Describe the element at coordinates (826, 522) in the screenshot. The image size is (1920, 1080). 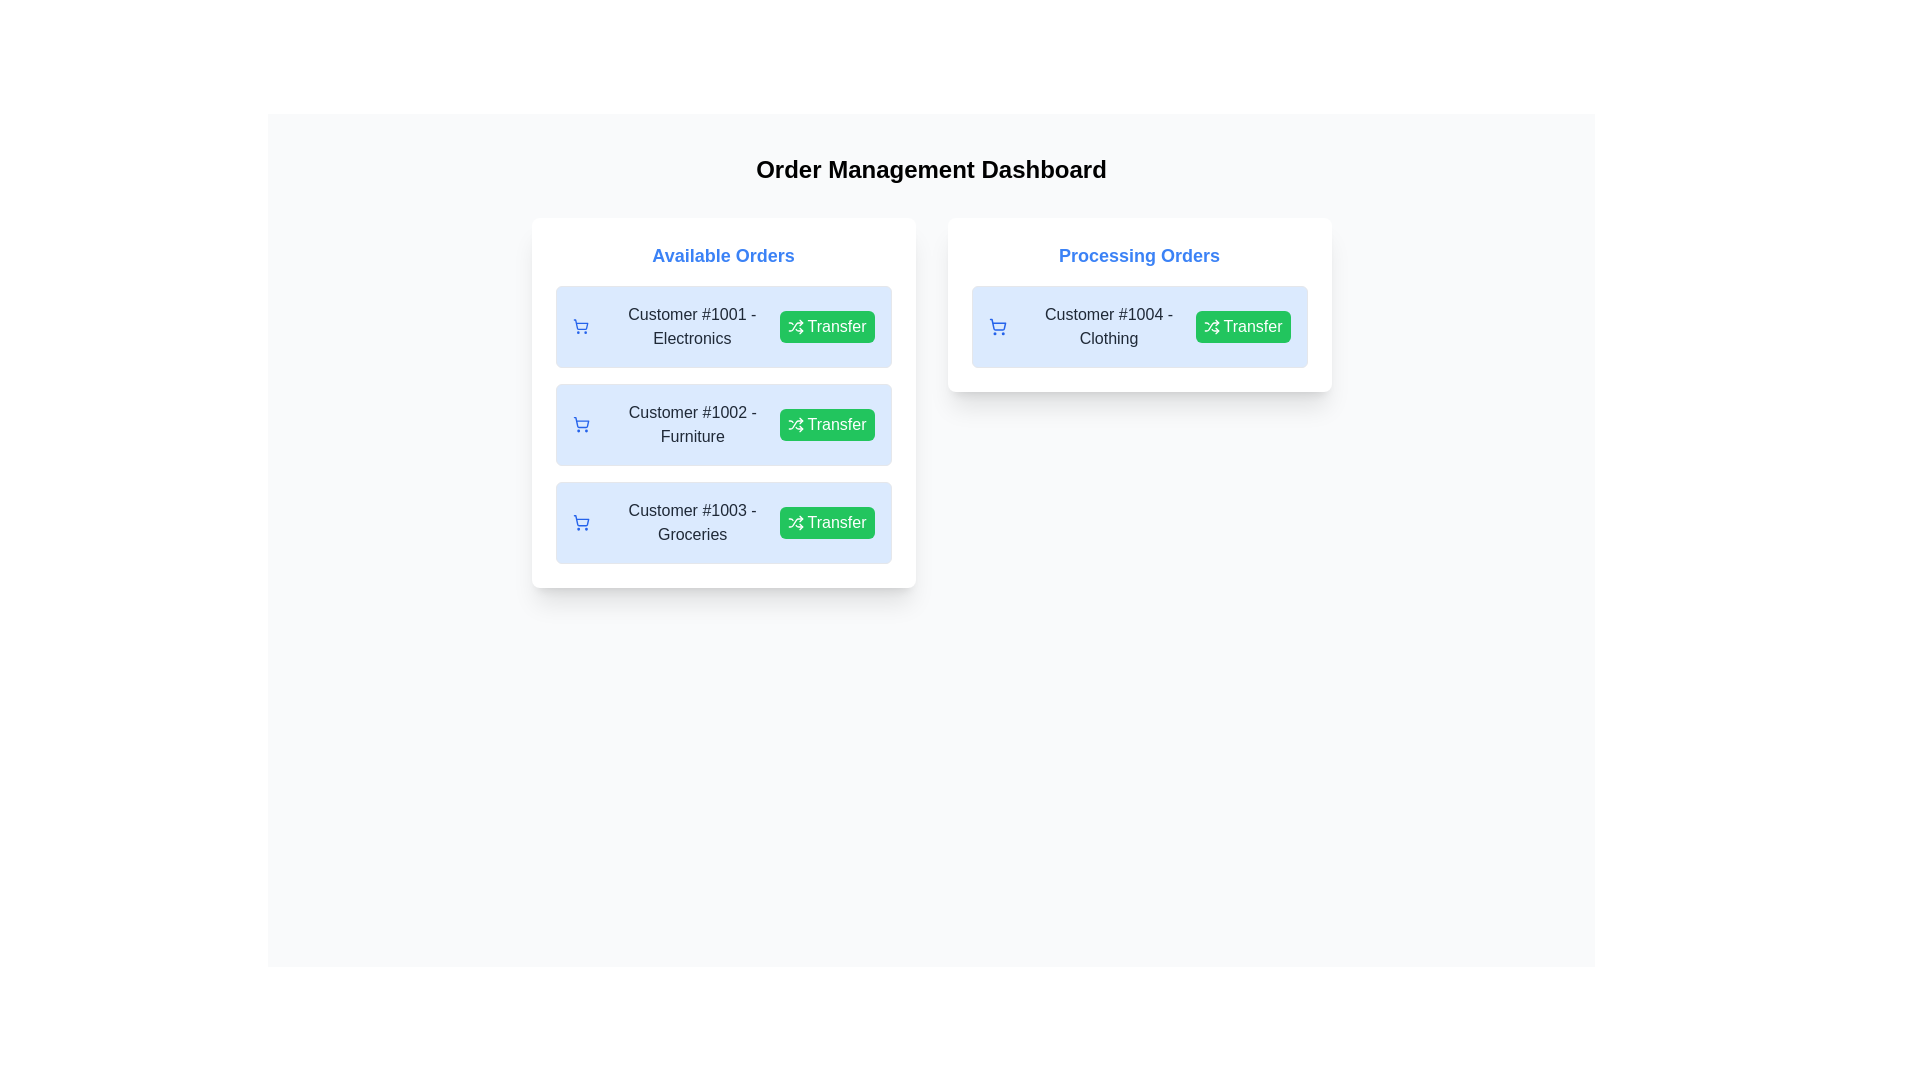
I see `the green 'Transfer' button with a shuffle icon located in the 'Customer #1003 - Groceries' card in the 'Available Orders' section` at that location.